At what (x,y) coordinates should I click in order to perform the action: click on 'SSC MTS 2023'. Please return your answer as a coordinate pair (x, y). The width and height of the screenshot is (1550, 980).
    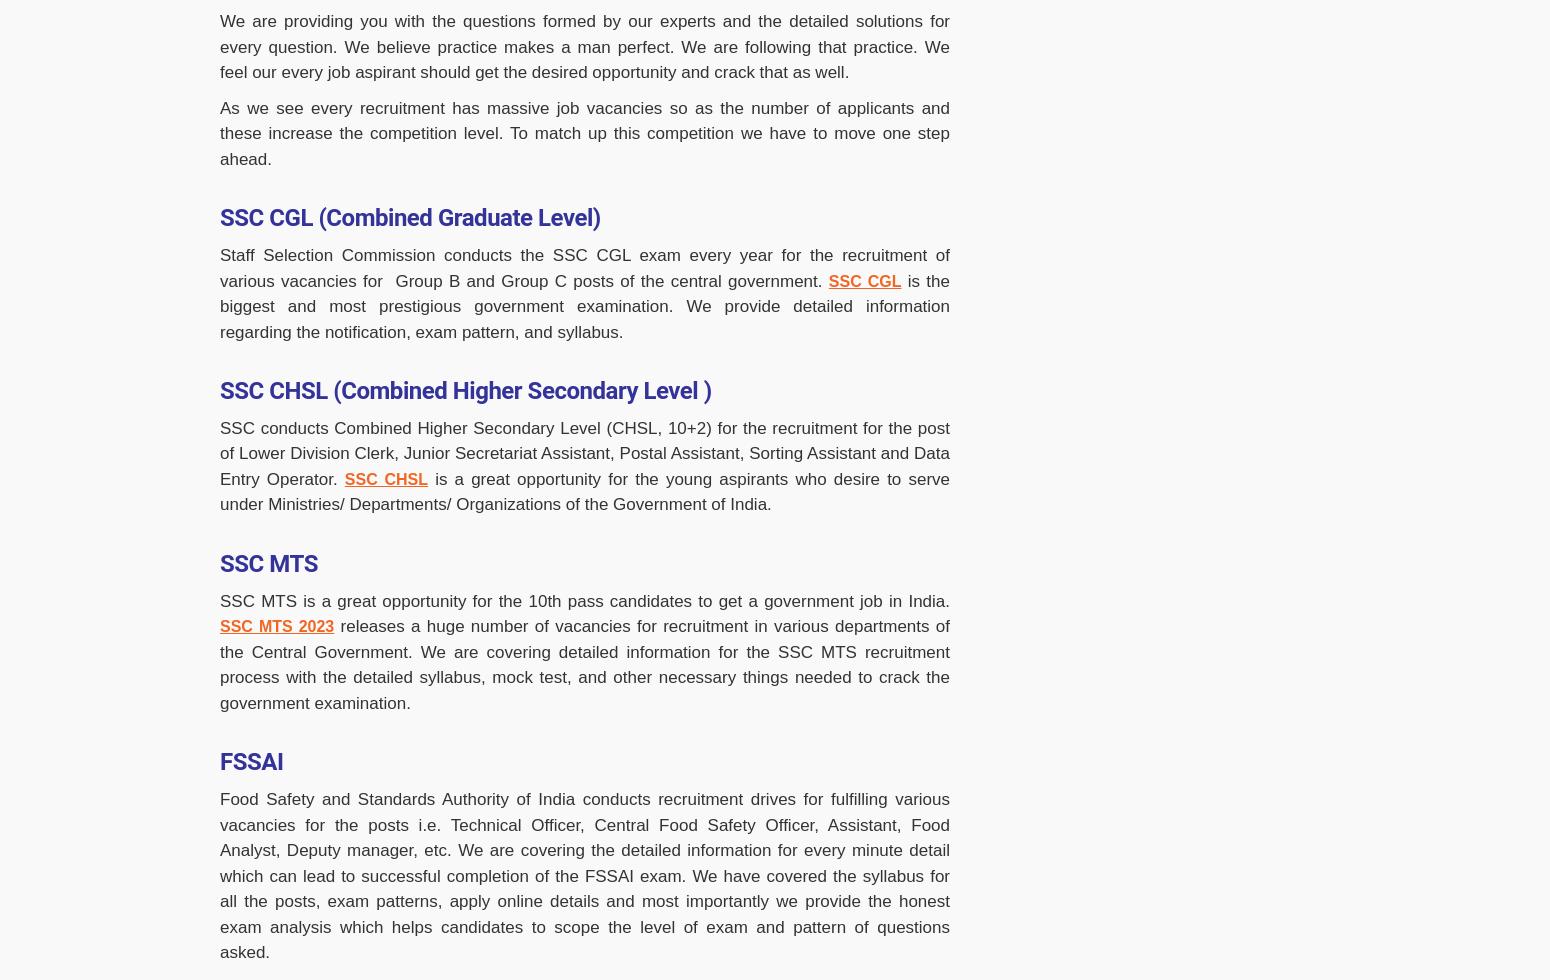
    Looking at the image, I should click on (276, 626).